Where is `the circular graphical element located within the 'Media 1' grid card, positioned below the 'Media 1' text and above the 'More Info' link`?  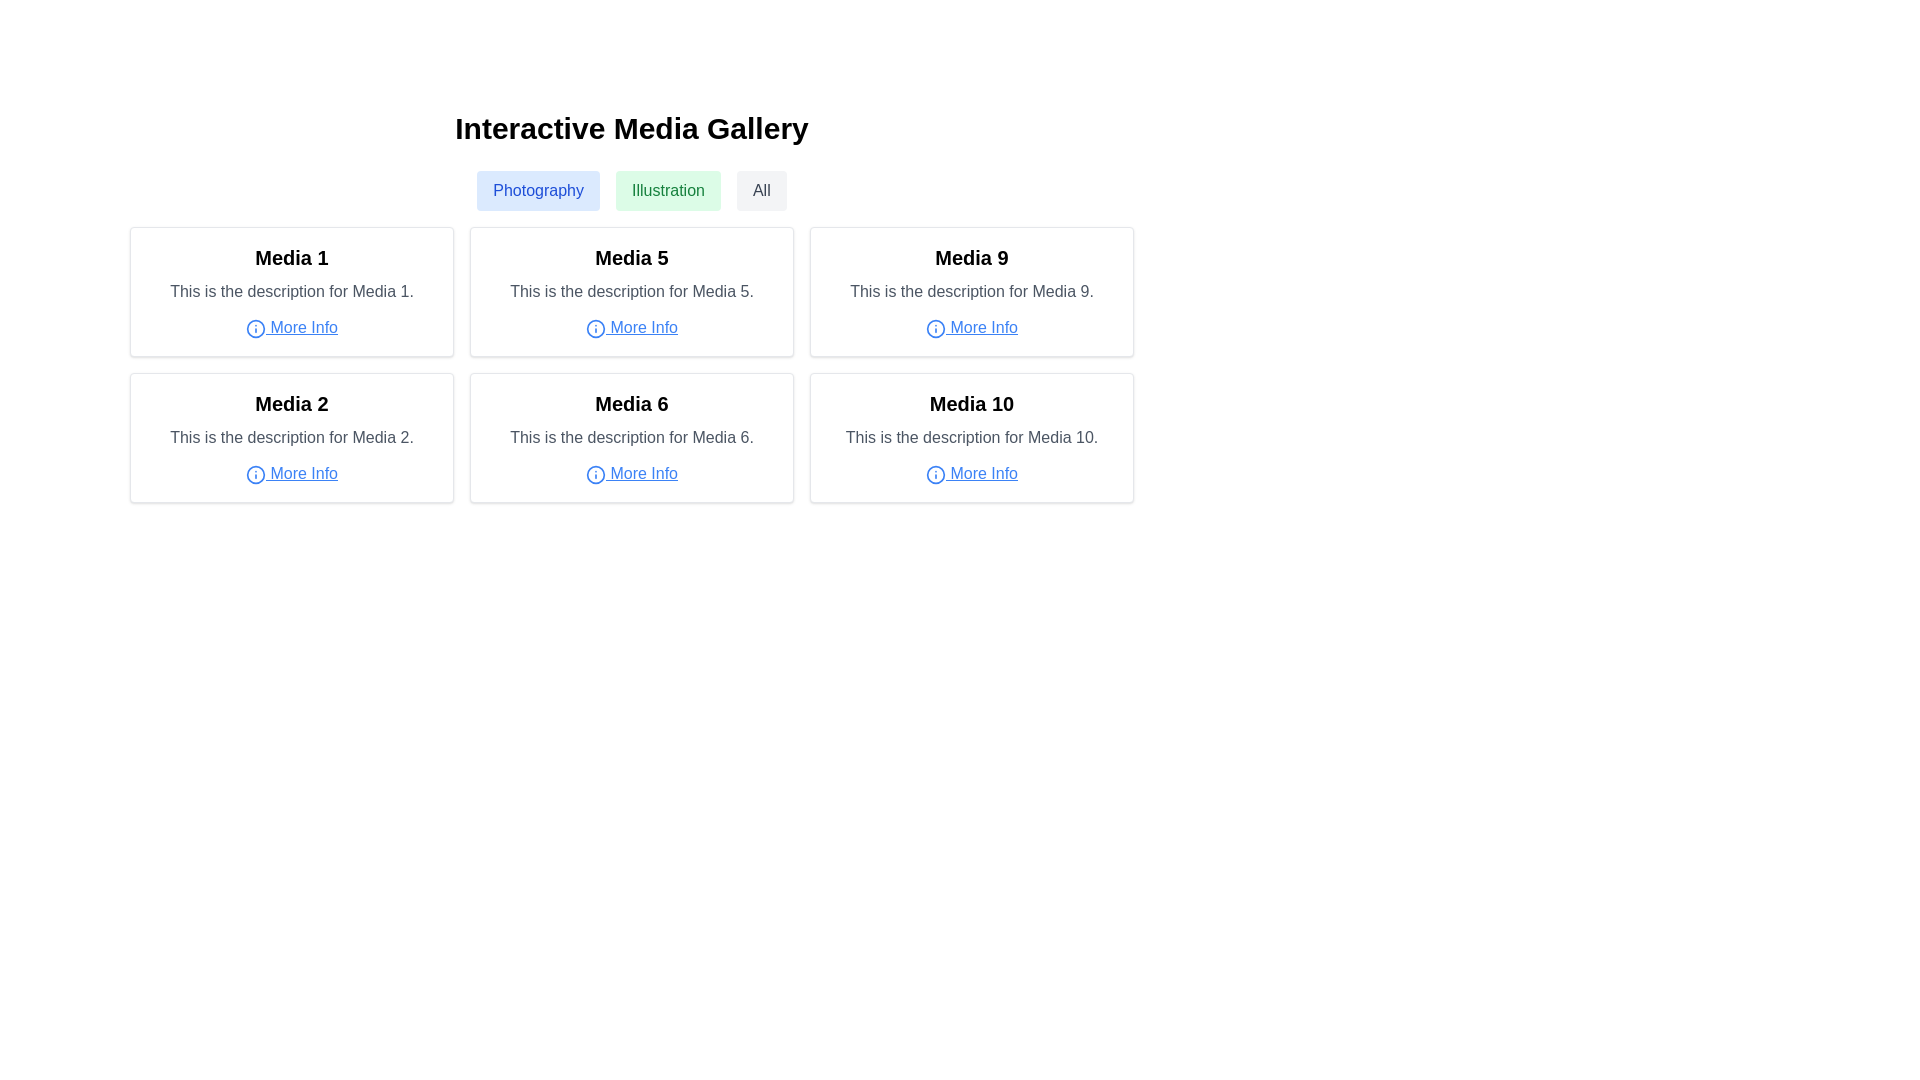 the circular graphical element located within the 'Media 1' grid card, positioned below the 'Media 1' text and above the 'More Info' link is located at coordinates (254, 327).